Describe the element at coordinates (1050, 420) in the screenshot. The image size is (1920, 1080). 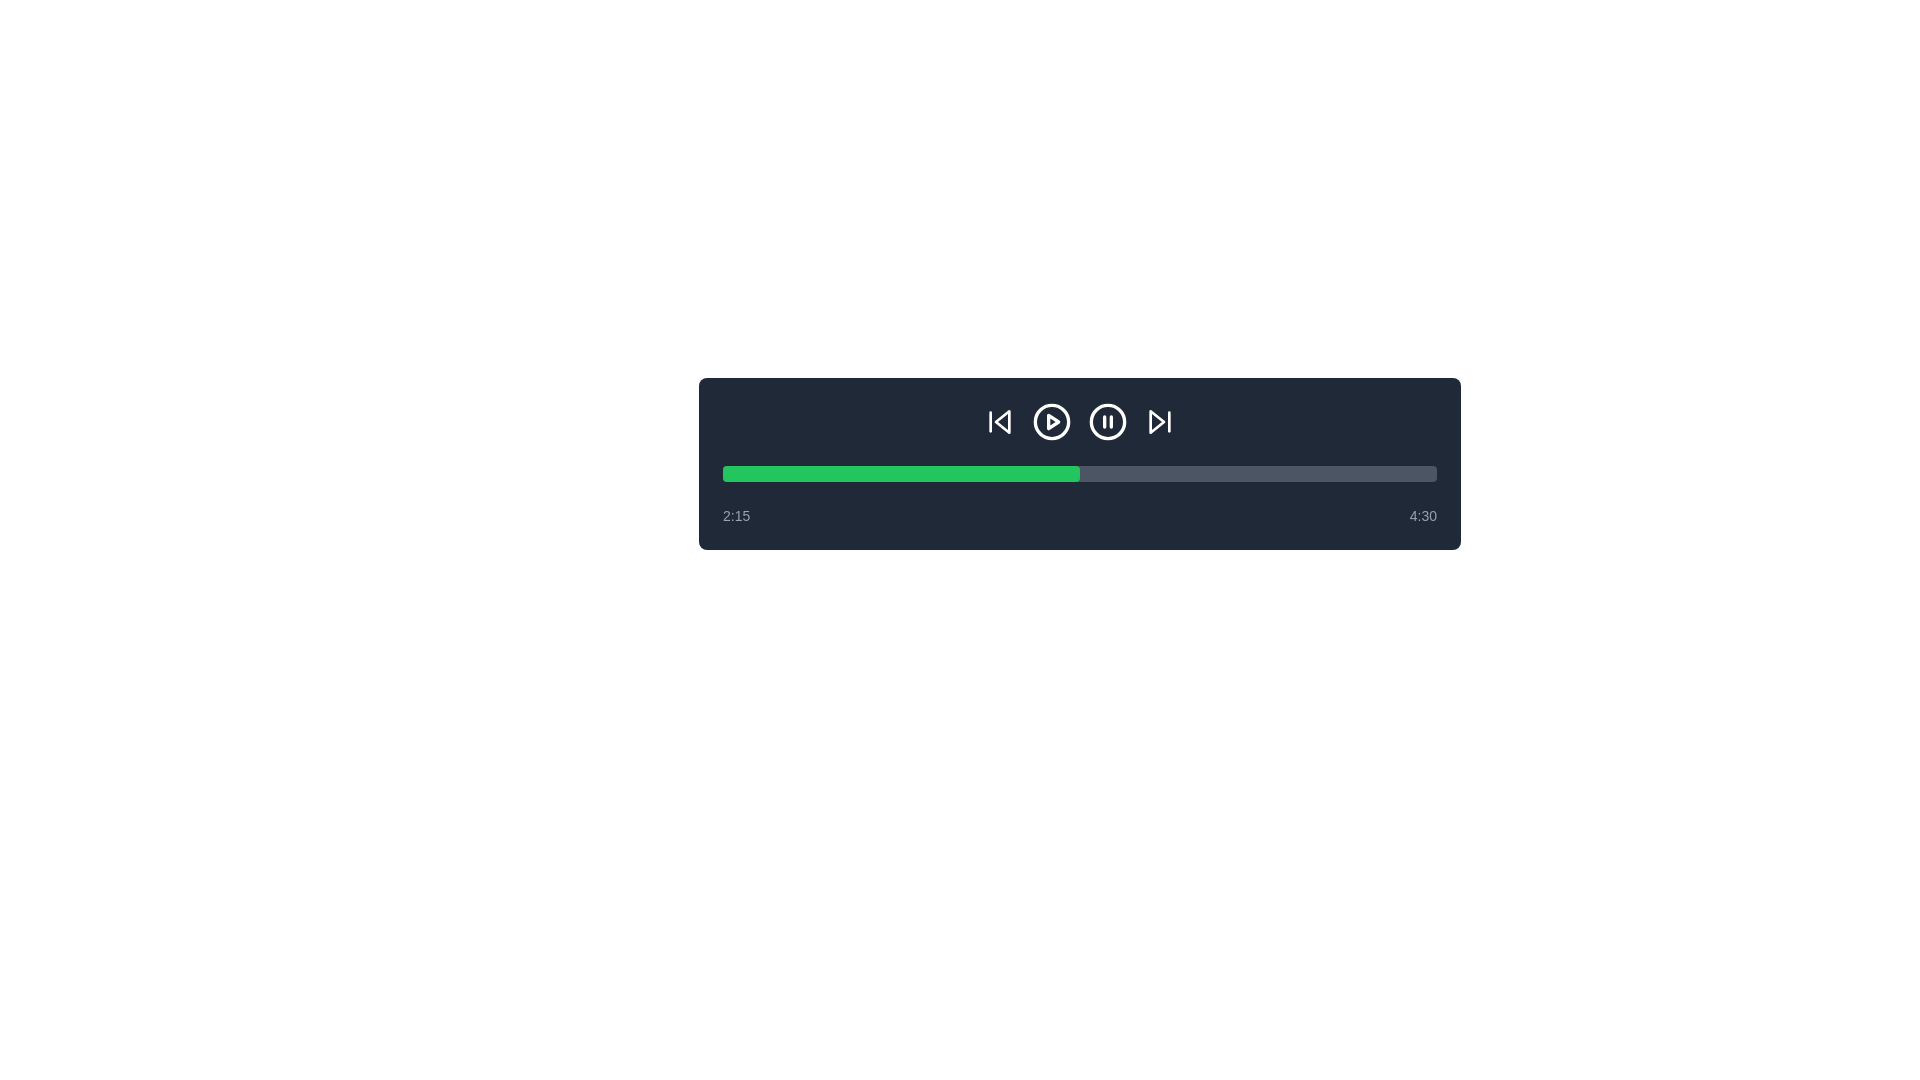
I see `the circular outline of the play button located in the playback controls area, which surrounds the triangle-shaped play icon` at that location.